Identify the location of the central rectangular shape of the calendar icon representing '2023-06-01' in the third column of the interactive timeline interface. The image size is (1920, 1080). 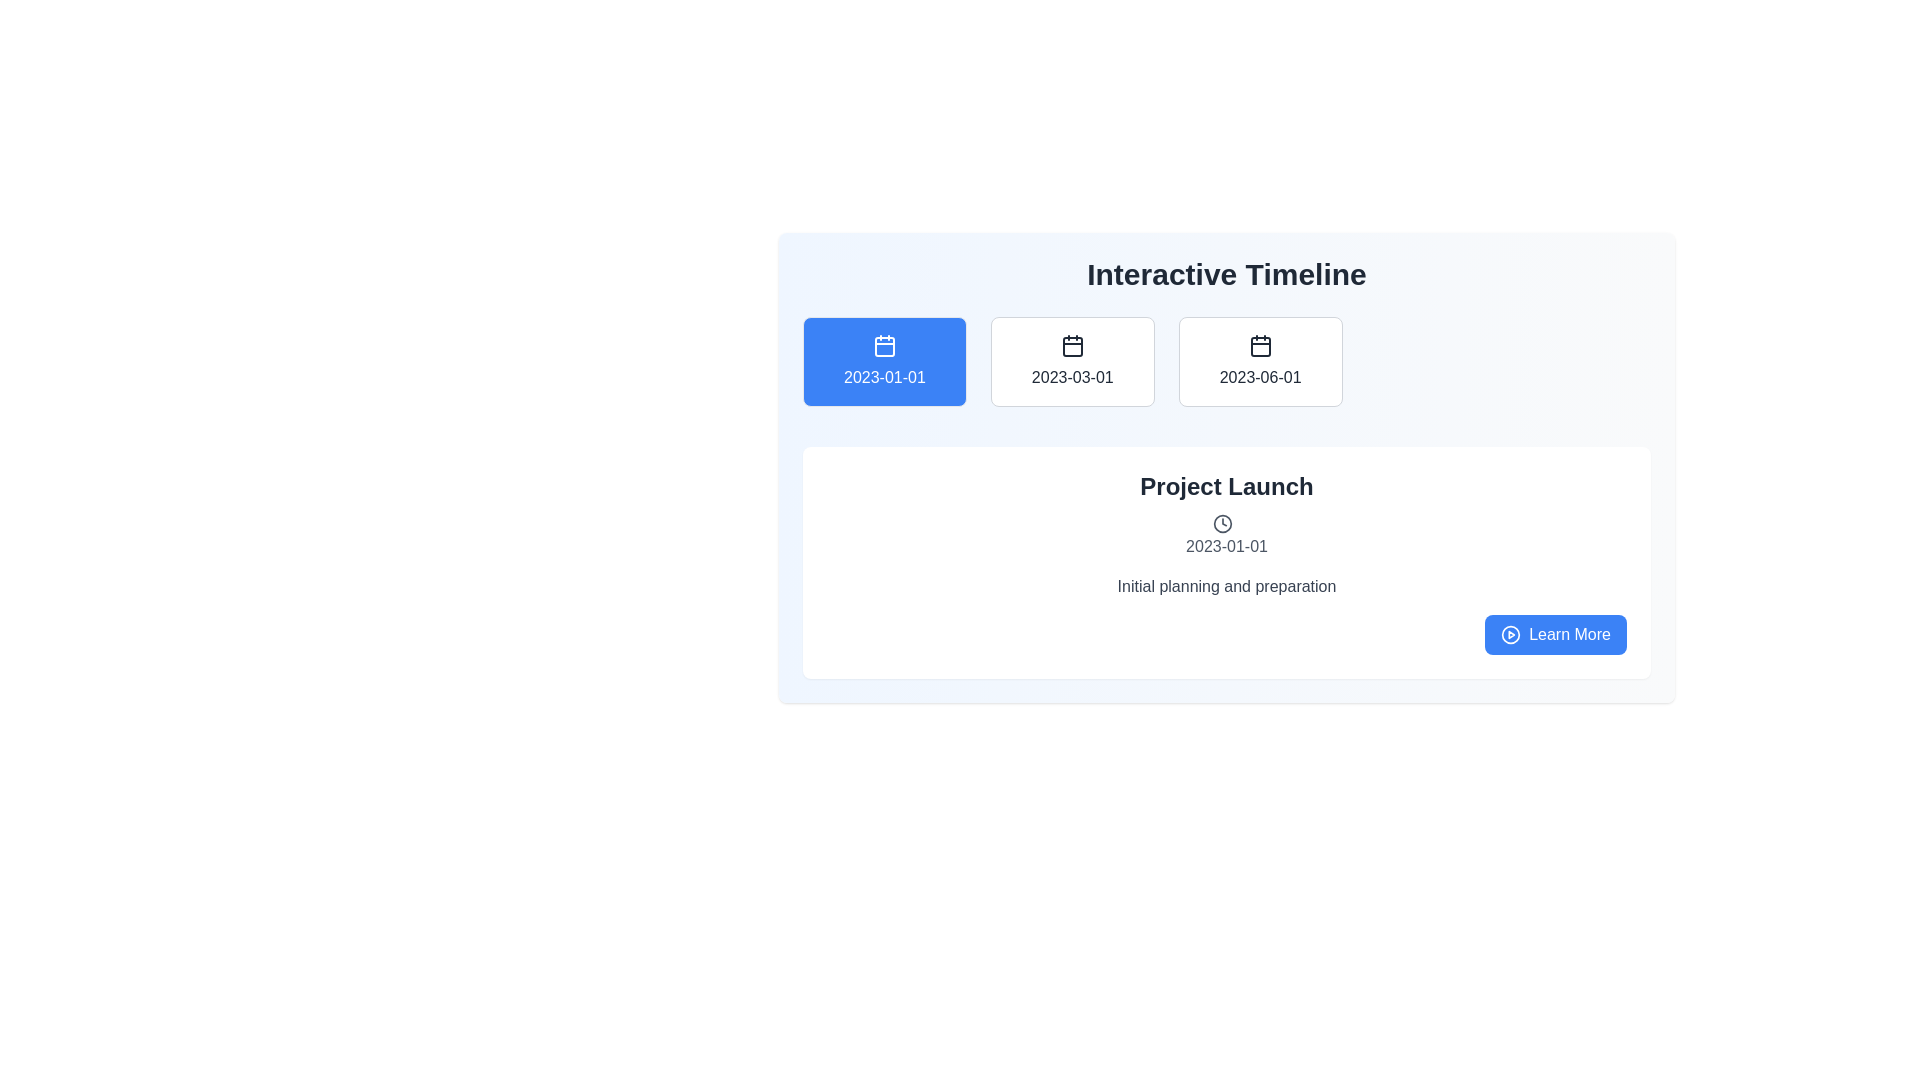
(1259, 346).